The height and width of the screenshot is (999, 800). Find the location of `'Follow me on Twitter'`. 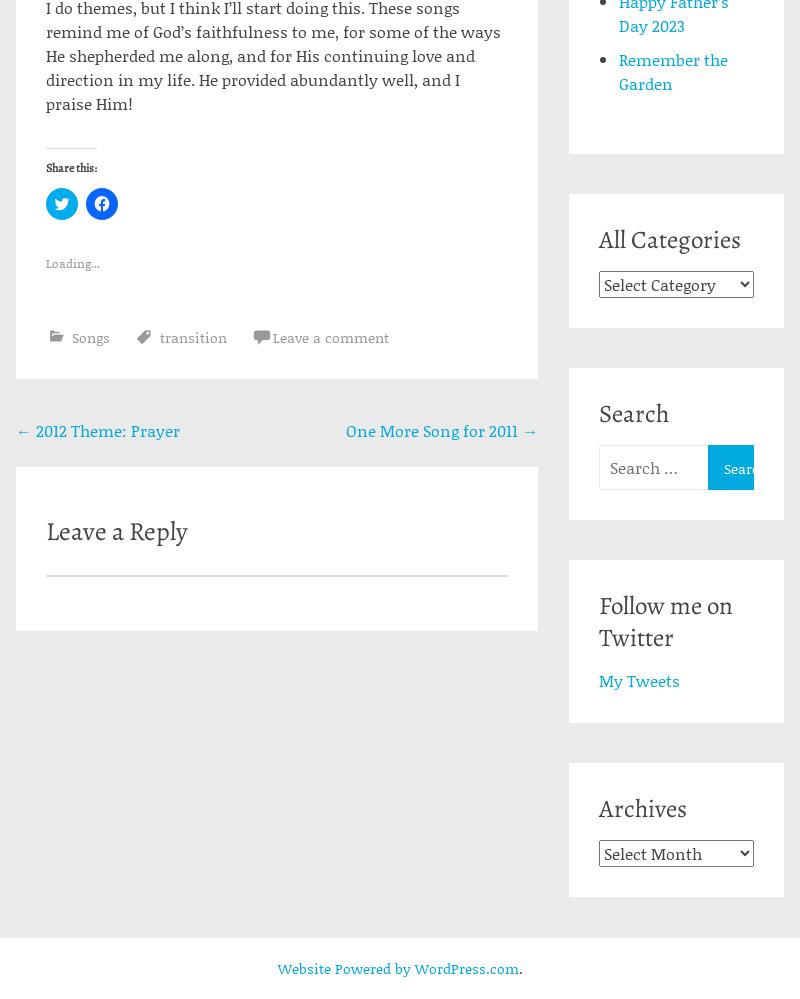

'Follow me on Twitter' is located at coordinates (664, 620).